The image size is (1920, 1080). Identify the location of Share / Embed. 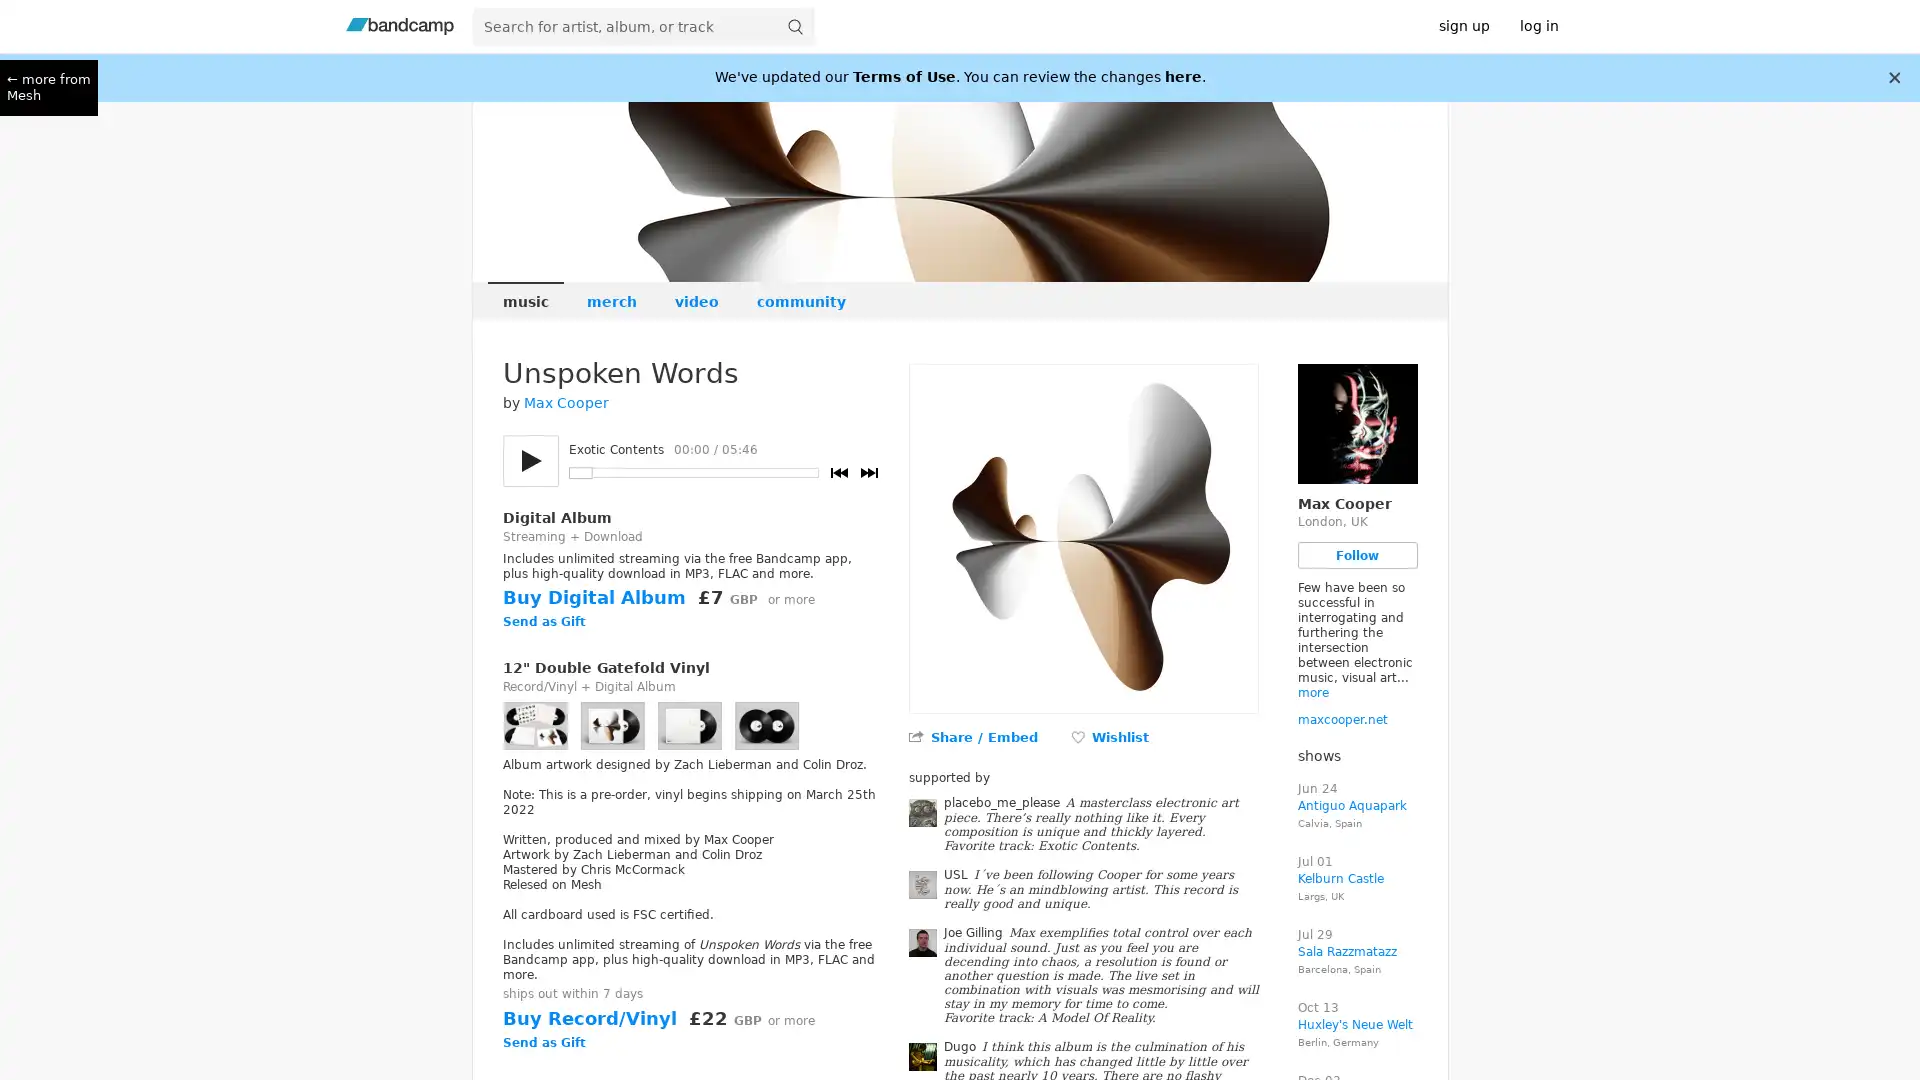
(983, 737).